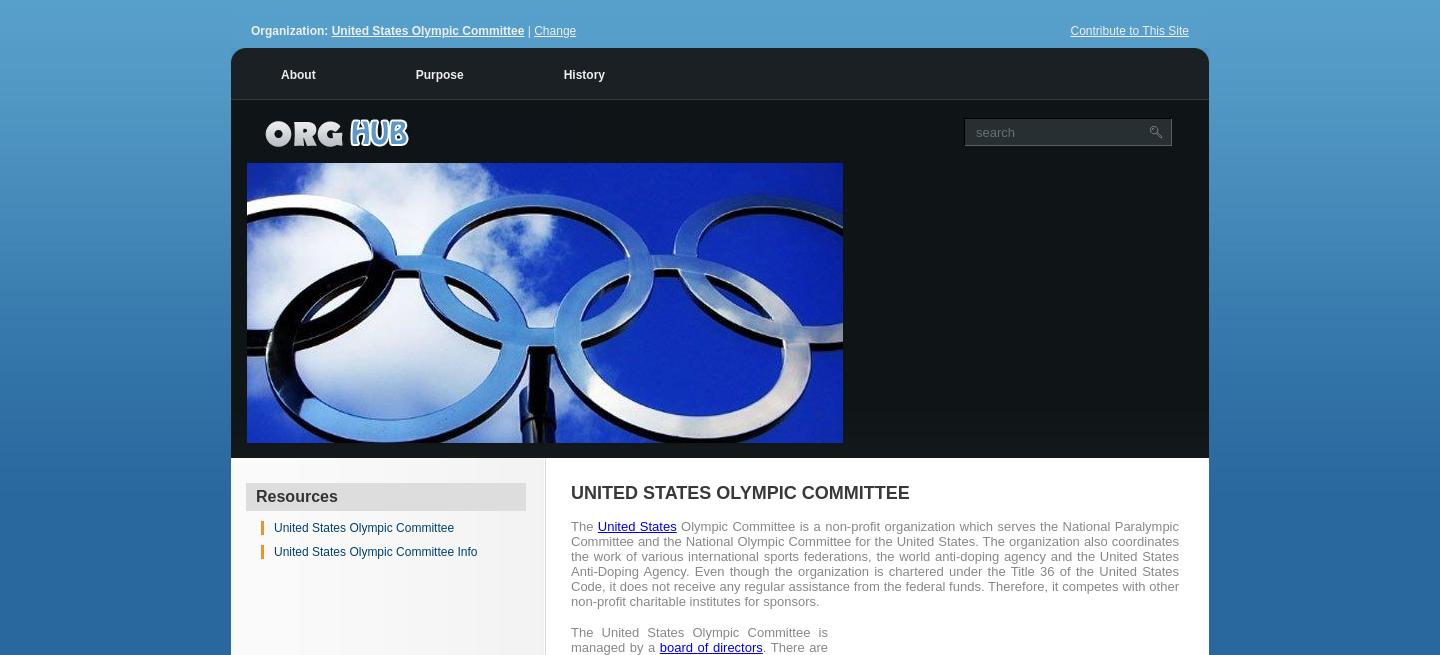 The width and height of the screenshot is (1440, 655). What do you see at coordinates (554, 29) in the screenshot?
I see `'Change'` at bounding box center [554, 29].